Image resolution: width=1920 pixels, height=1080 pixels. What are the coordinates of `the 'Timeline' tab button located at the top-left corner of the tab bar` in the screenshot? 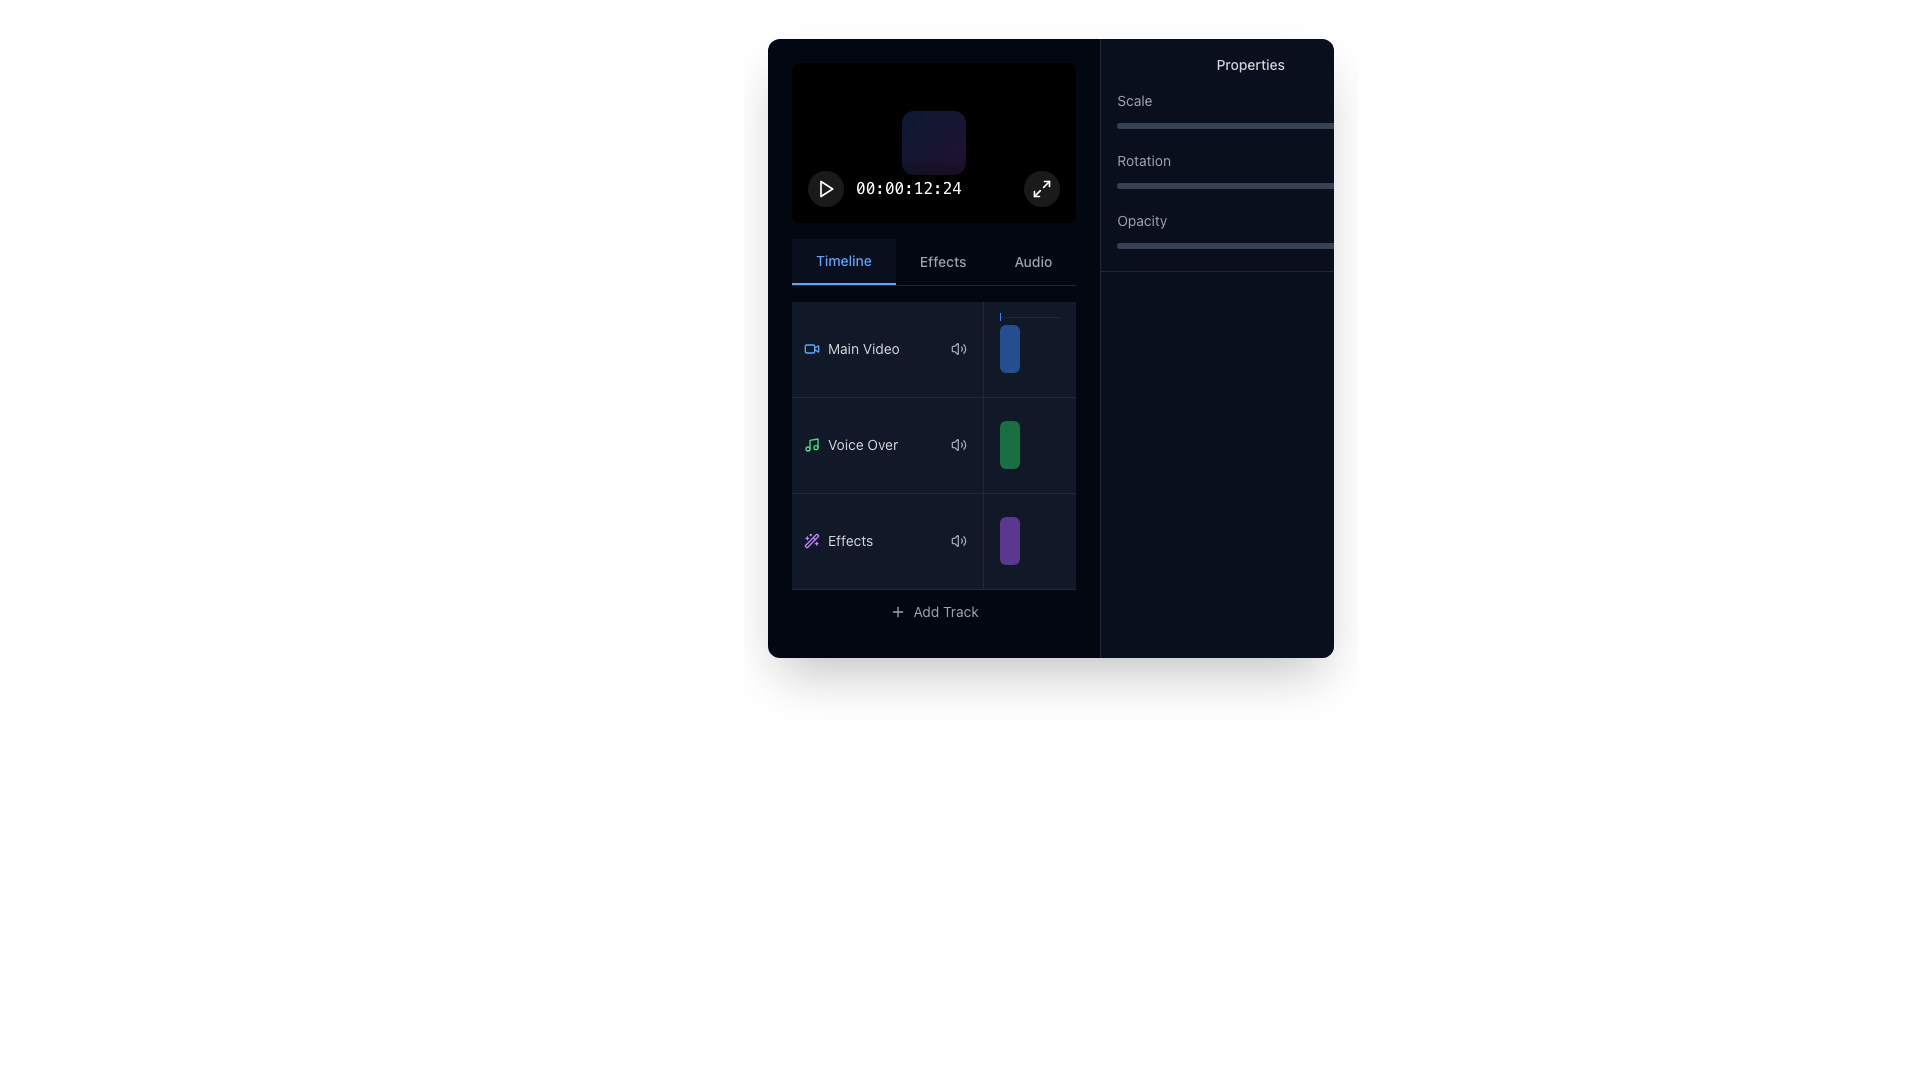 It's located at (843, 260).